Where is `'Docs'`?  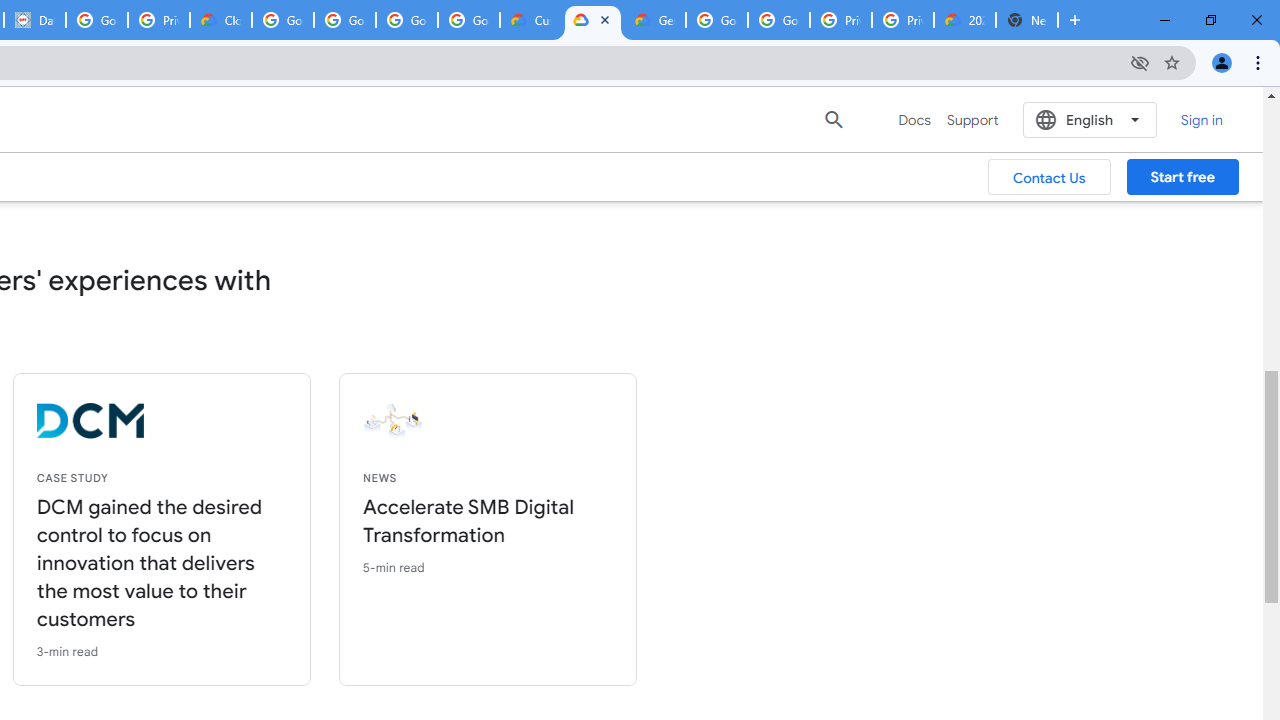
'Docs' is located at coordinates (914, 119).